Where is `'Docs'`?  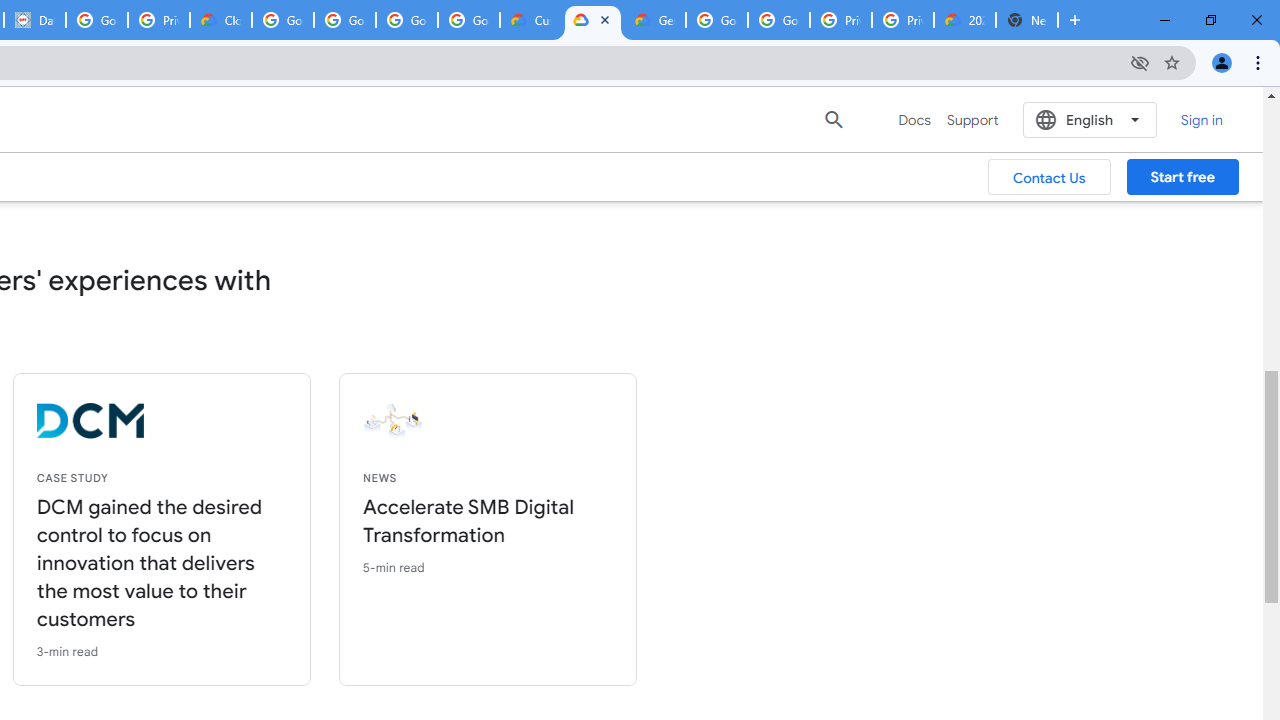
'Docs' is located at coordinates (914, 119).